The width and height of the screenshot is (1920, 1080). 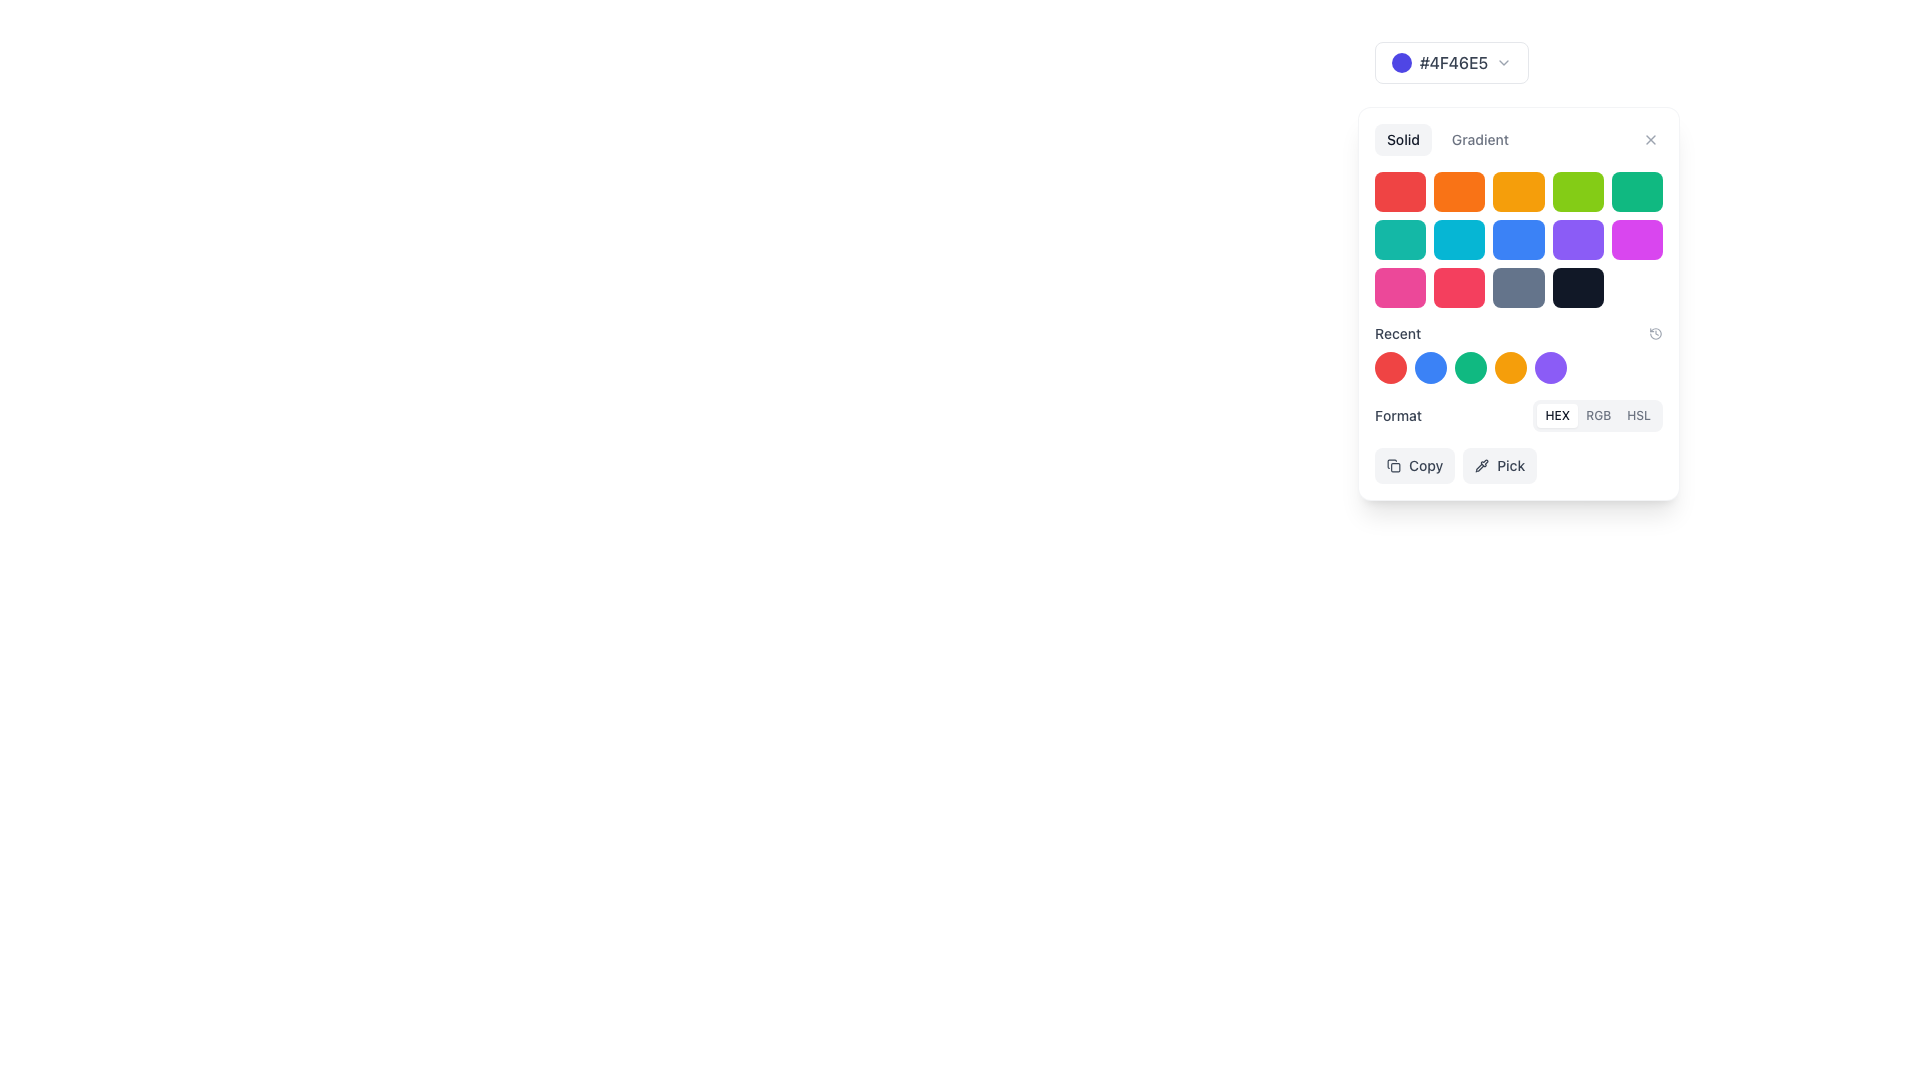 I want to click on the rectangular green button with rounded edges, located in the topmost row of the grid layout, fifth from the left, so click(x=1637, y=192).